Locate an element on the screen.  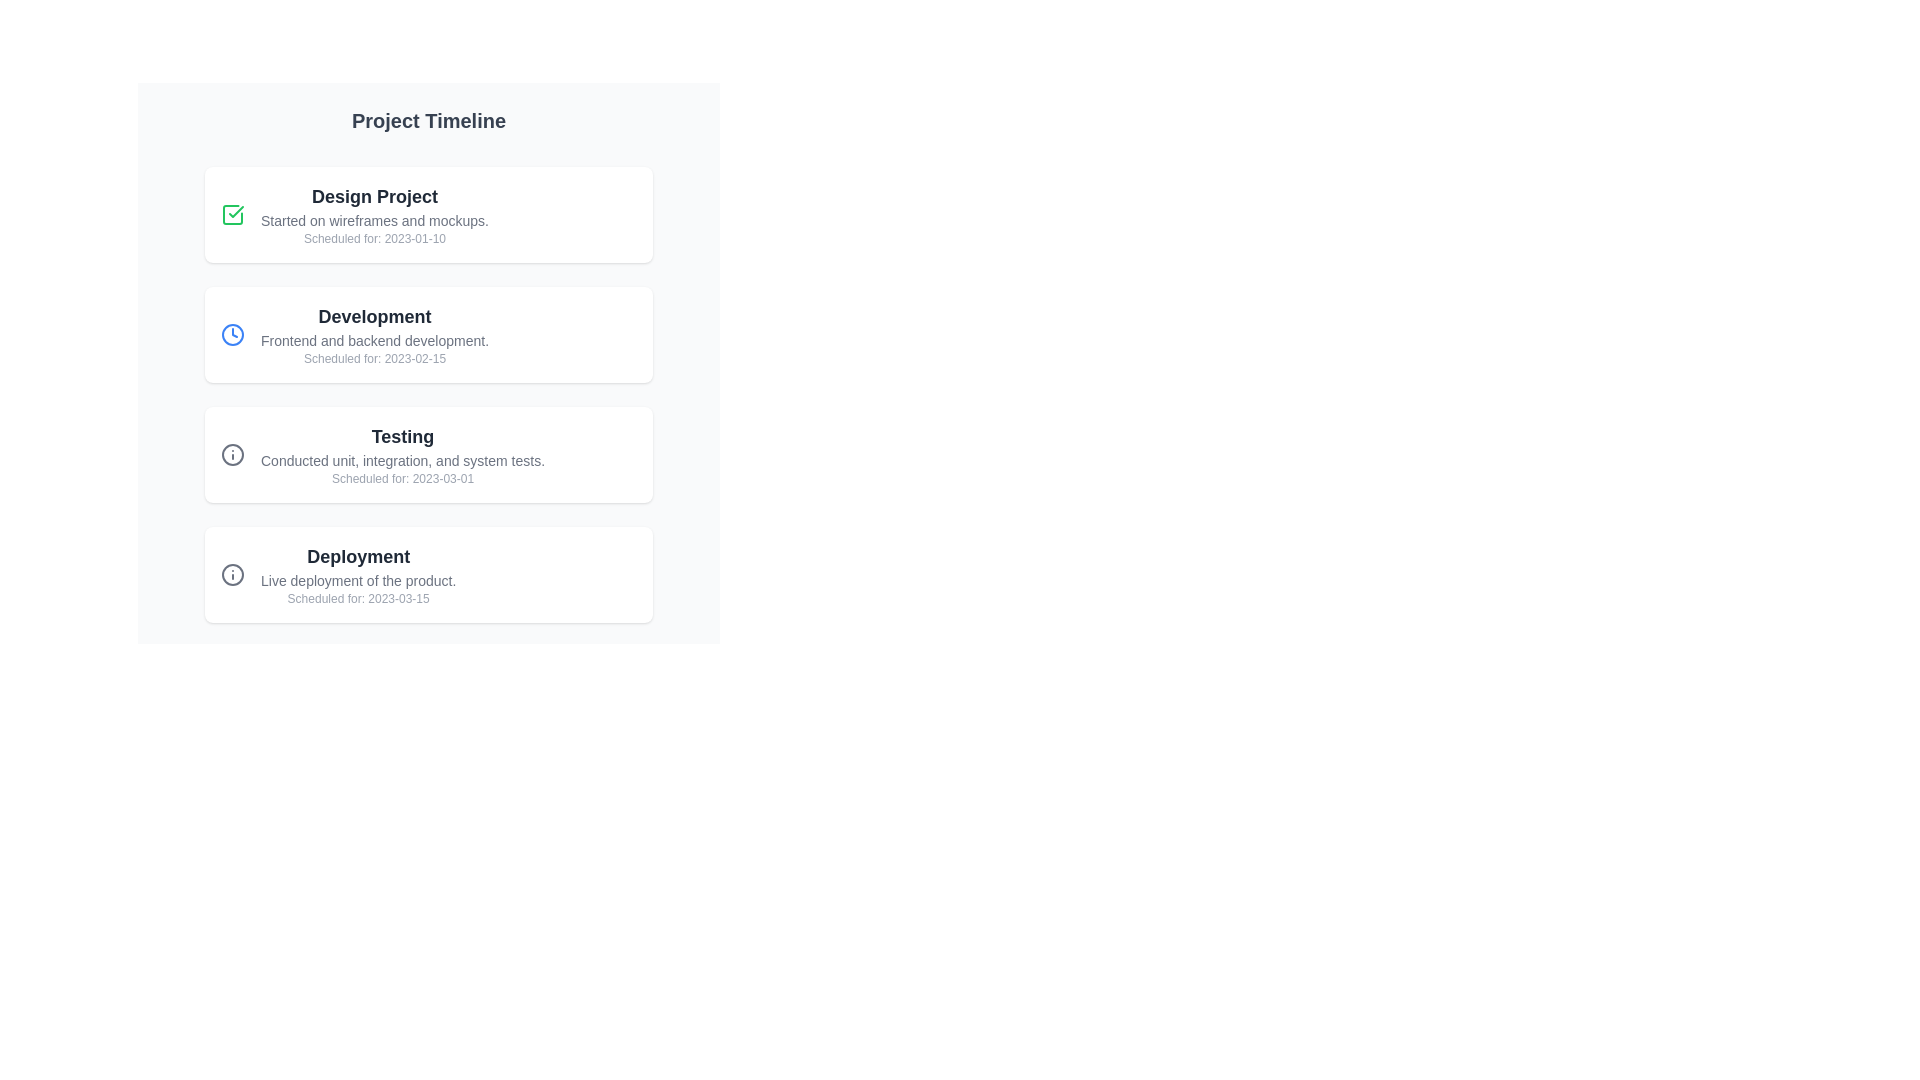
the clock face icon represented by a circle, which is adjacent to the 'Development' task text is located at coordinates (233, 334).